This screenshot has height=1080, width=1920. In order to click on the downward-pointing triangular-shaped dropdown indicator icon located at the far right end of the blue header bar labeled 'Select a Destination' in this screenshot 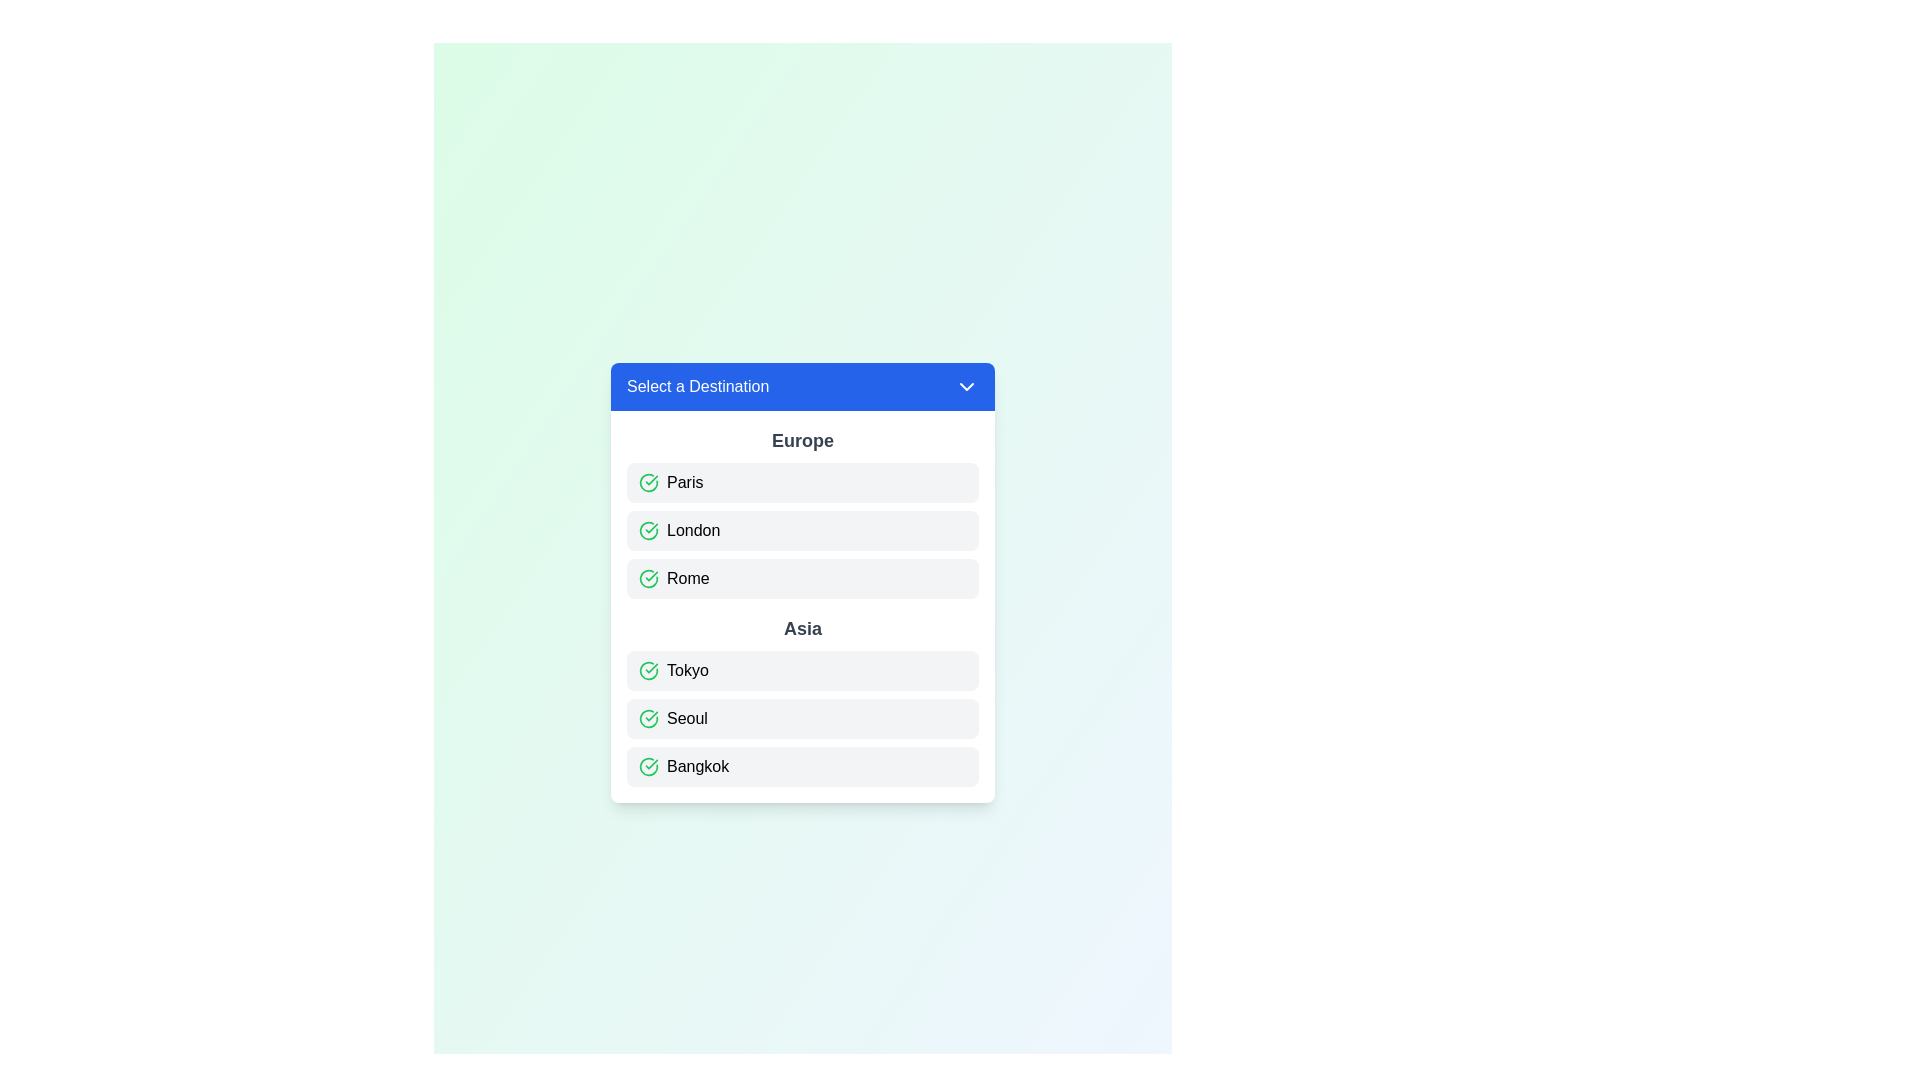, I will do `click(966, 386)`.